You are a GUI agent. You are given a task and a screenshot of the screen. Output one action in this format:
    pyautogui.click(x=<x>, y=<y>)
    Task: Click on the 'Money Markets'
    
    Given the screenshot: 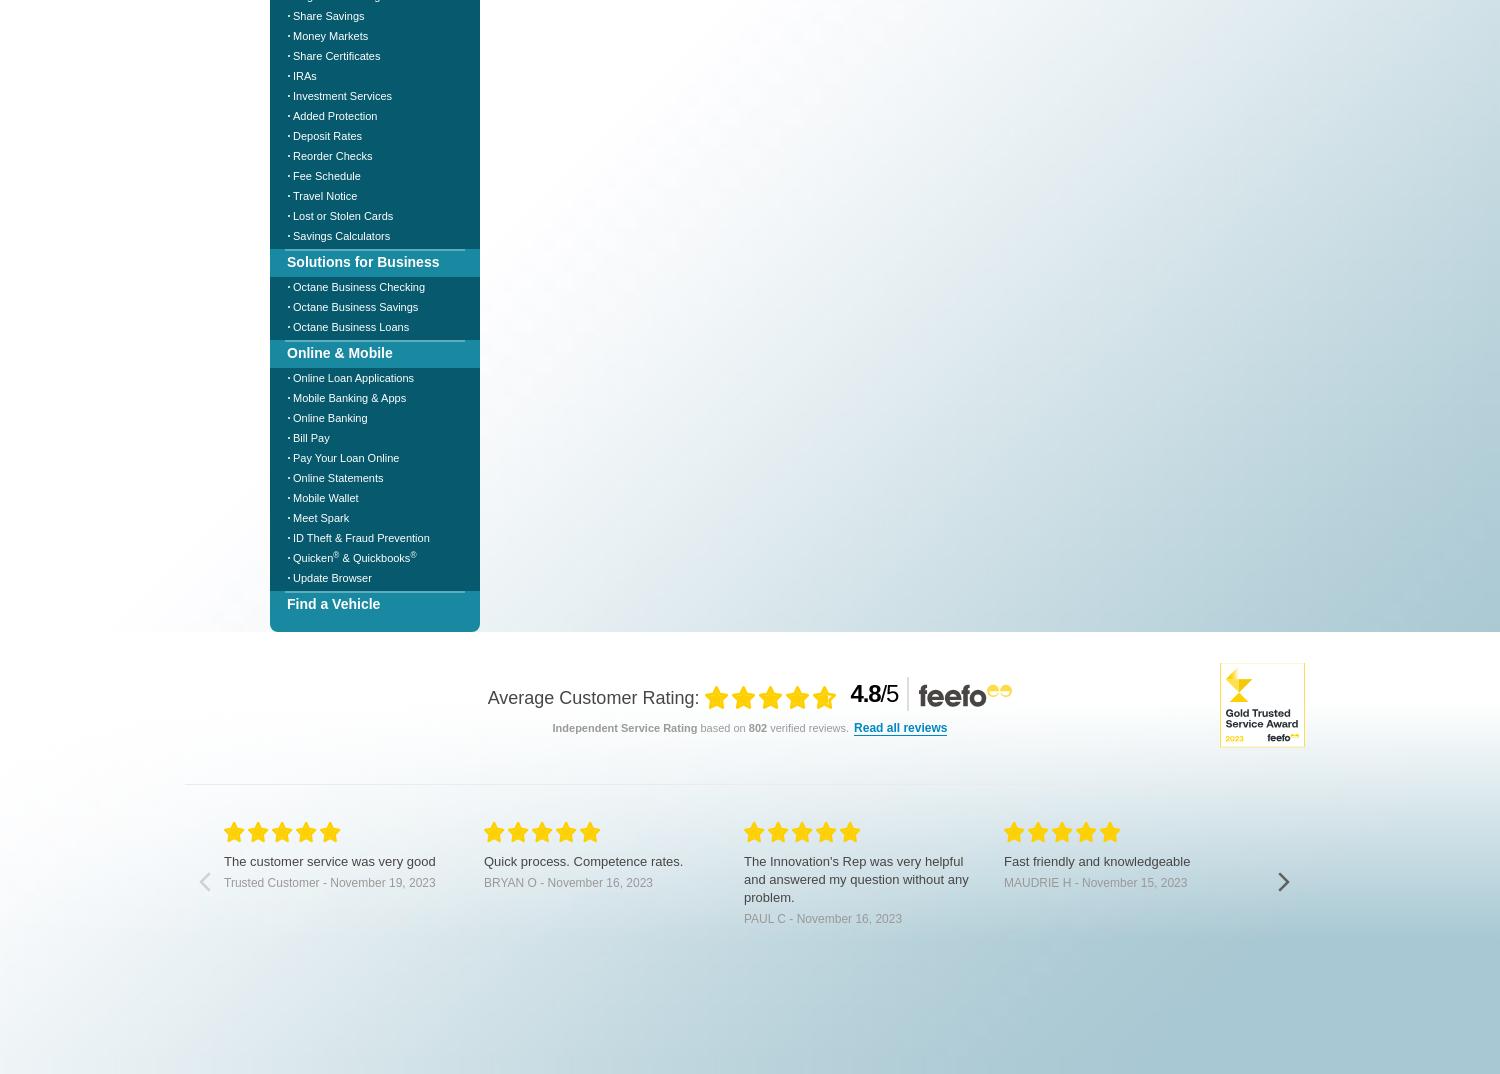 What is the action you would take?
    pyautogui.click(x=329, y=34)
    